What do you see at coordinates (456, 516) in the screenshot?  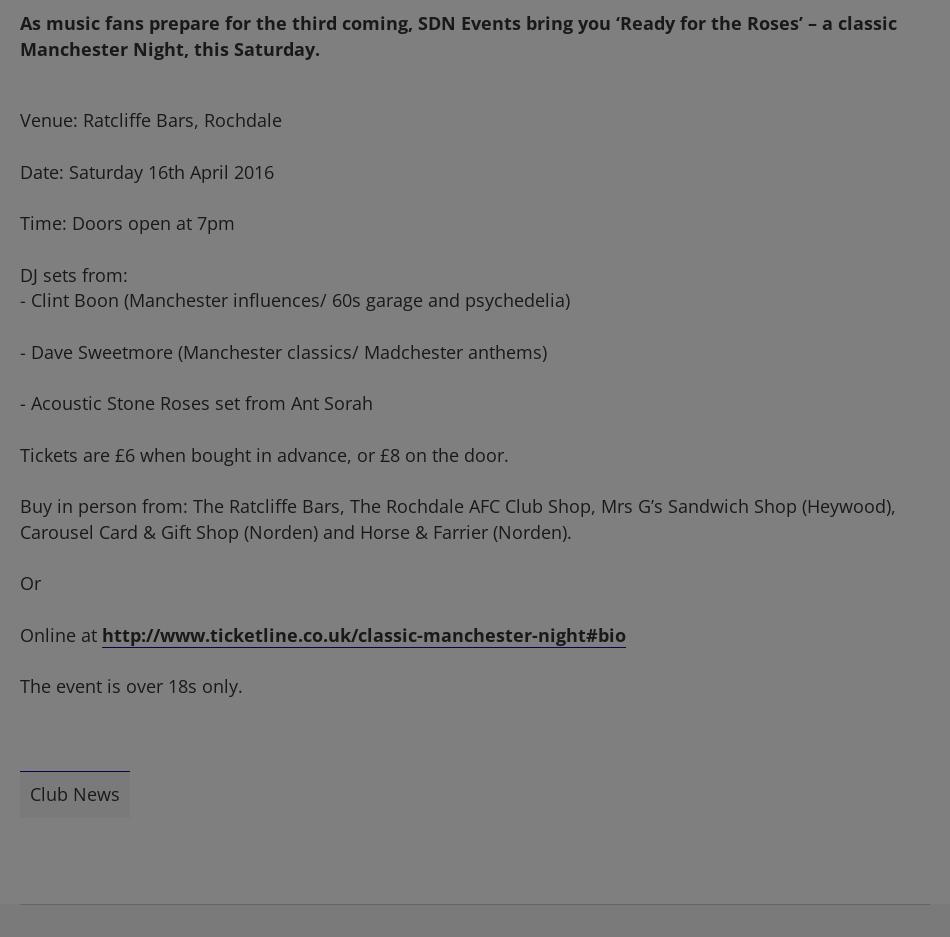 I see `'Buy in person from: The Ratcliffe Bars, The Rochdale AFC Club Shop, Mrs G’s Sandwich Shop (Heywood), Carousel Card & Gift Shop (Norden) and Horse & Farrier (Norden).'` at bounding box center [456, 516].